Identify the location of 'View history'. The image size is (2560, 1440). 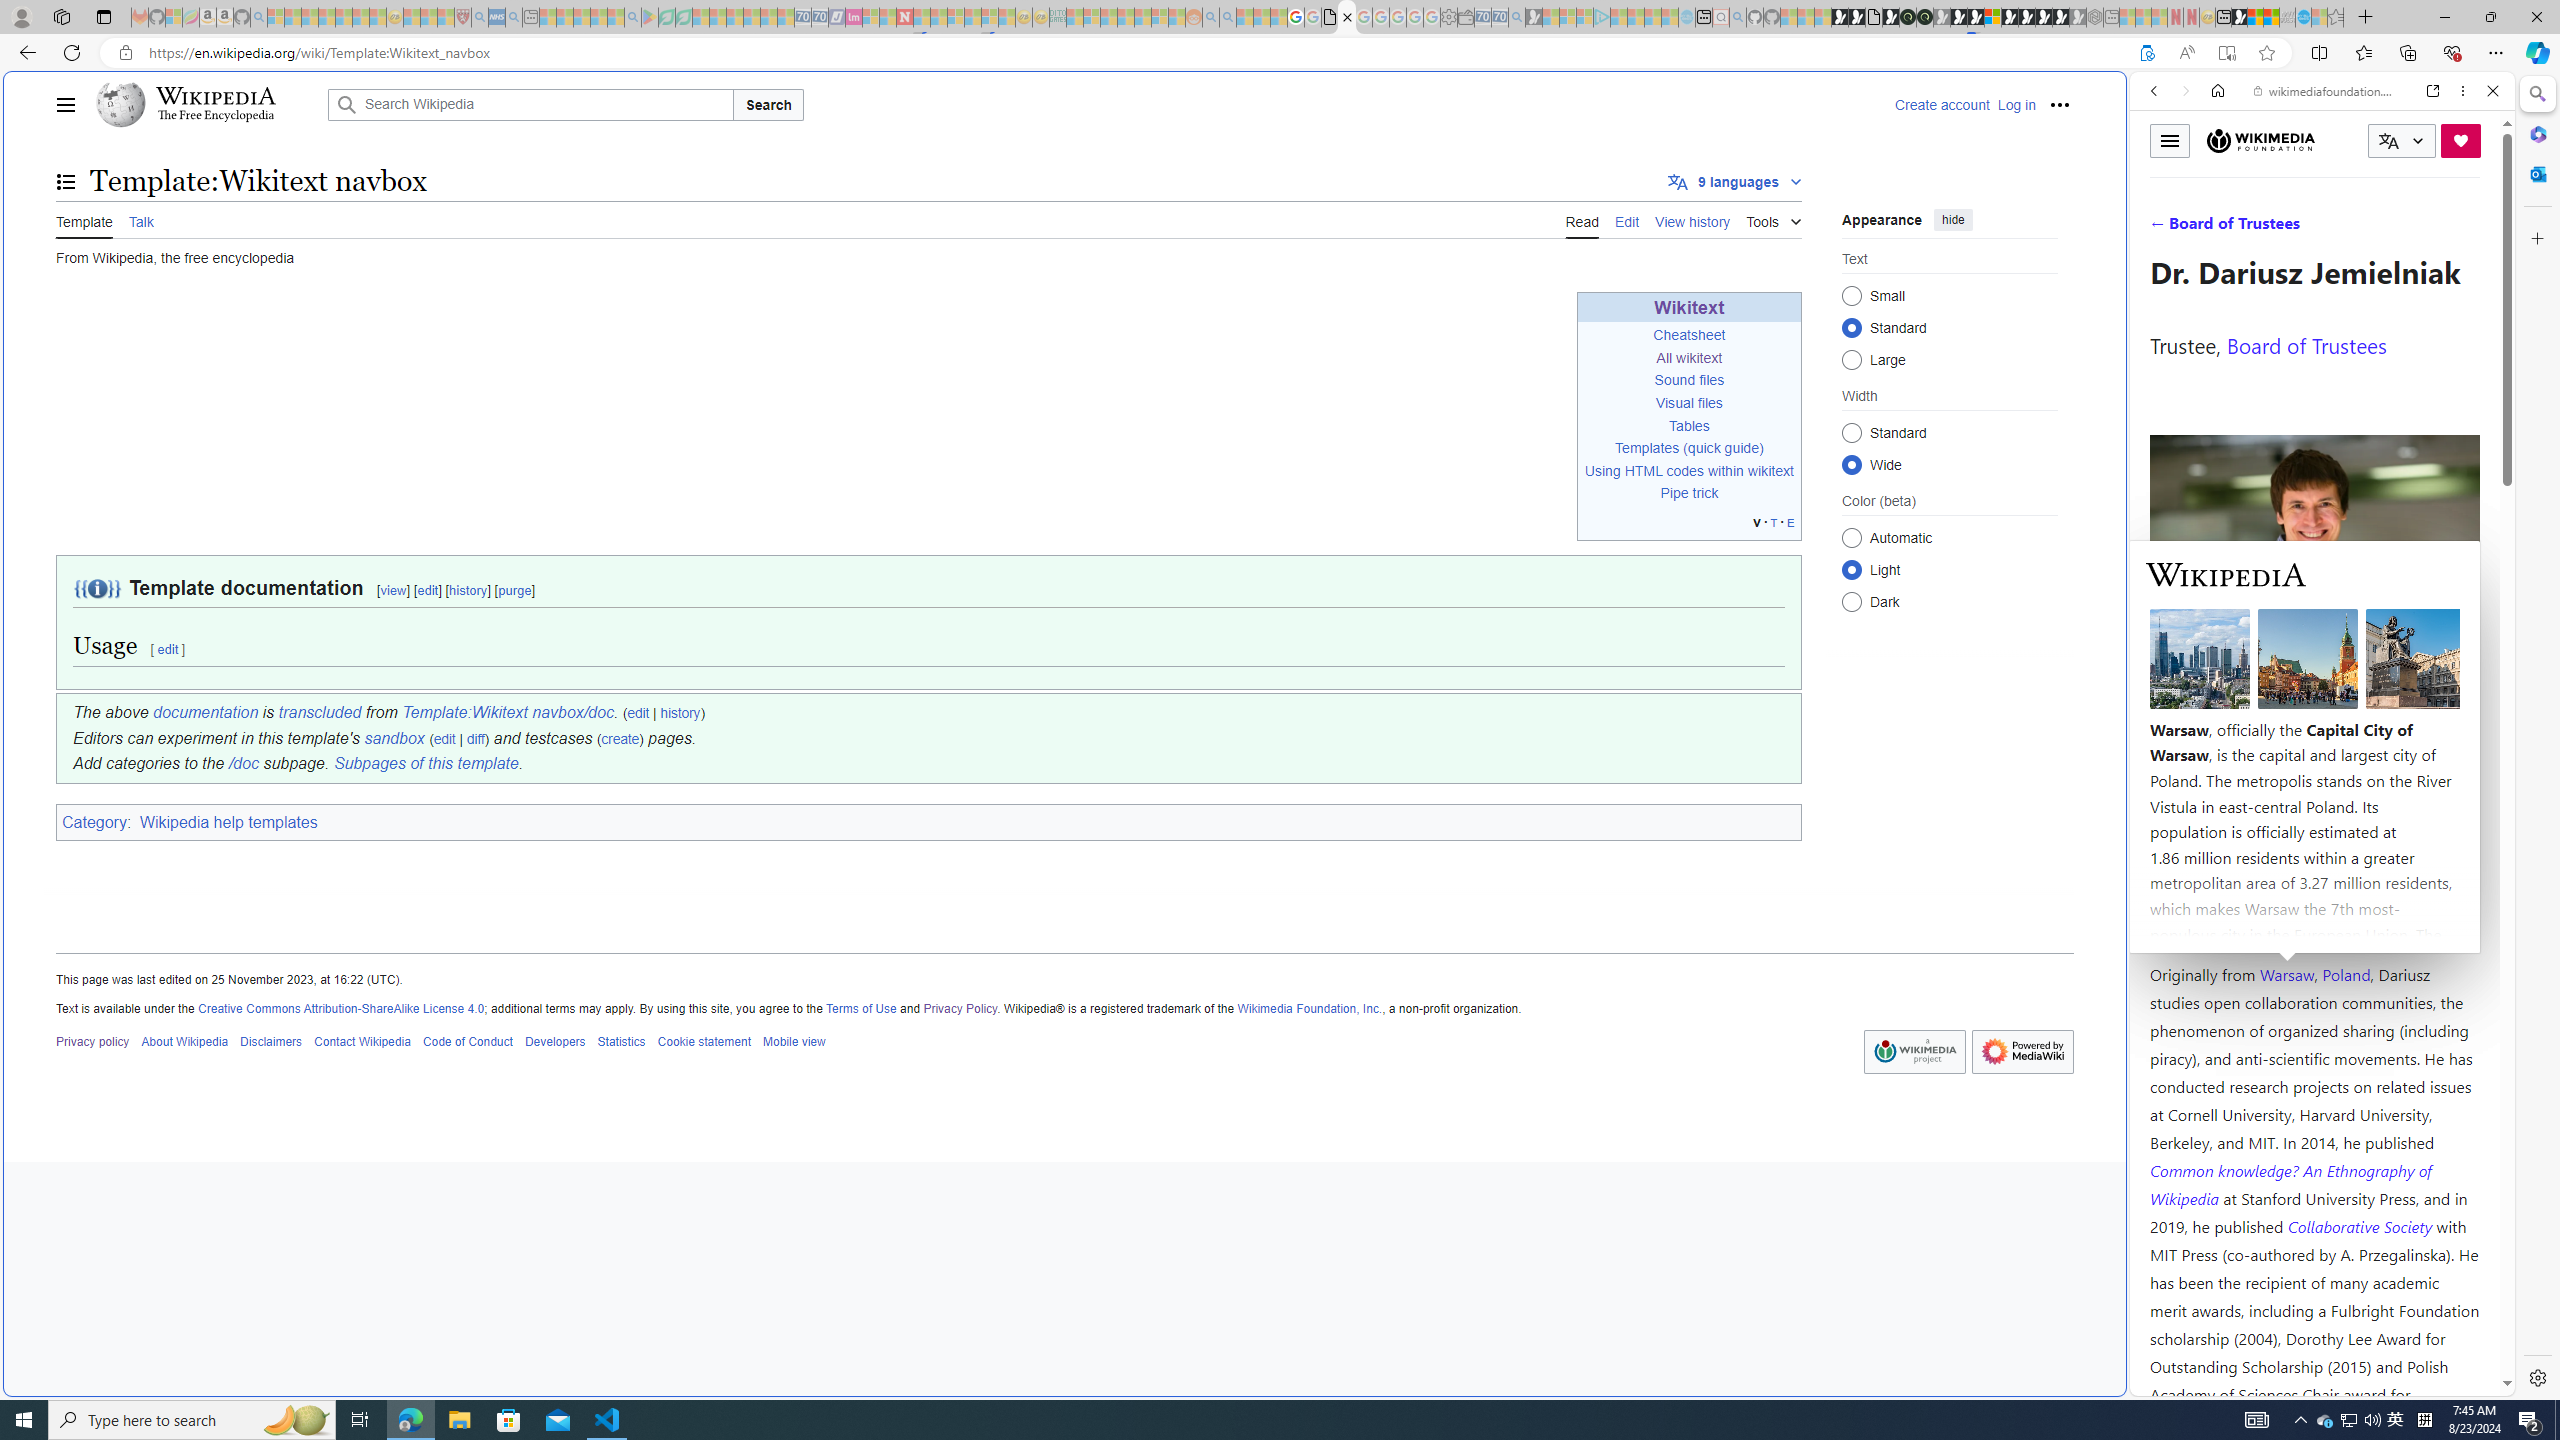
(1691, 218).